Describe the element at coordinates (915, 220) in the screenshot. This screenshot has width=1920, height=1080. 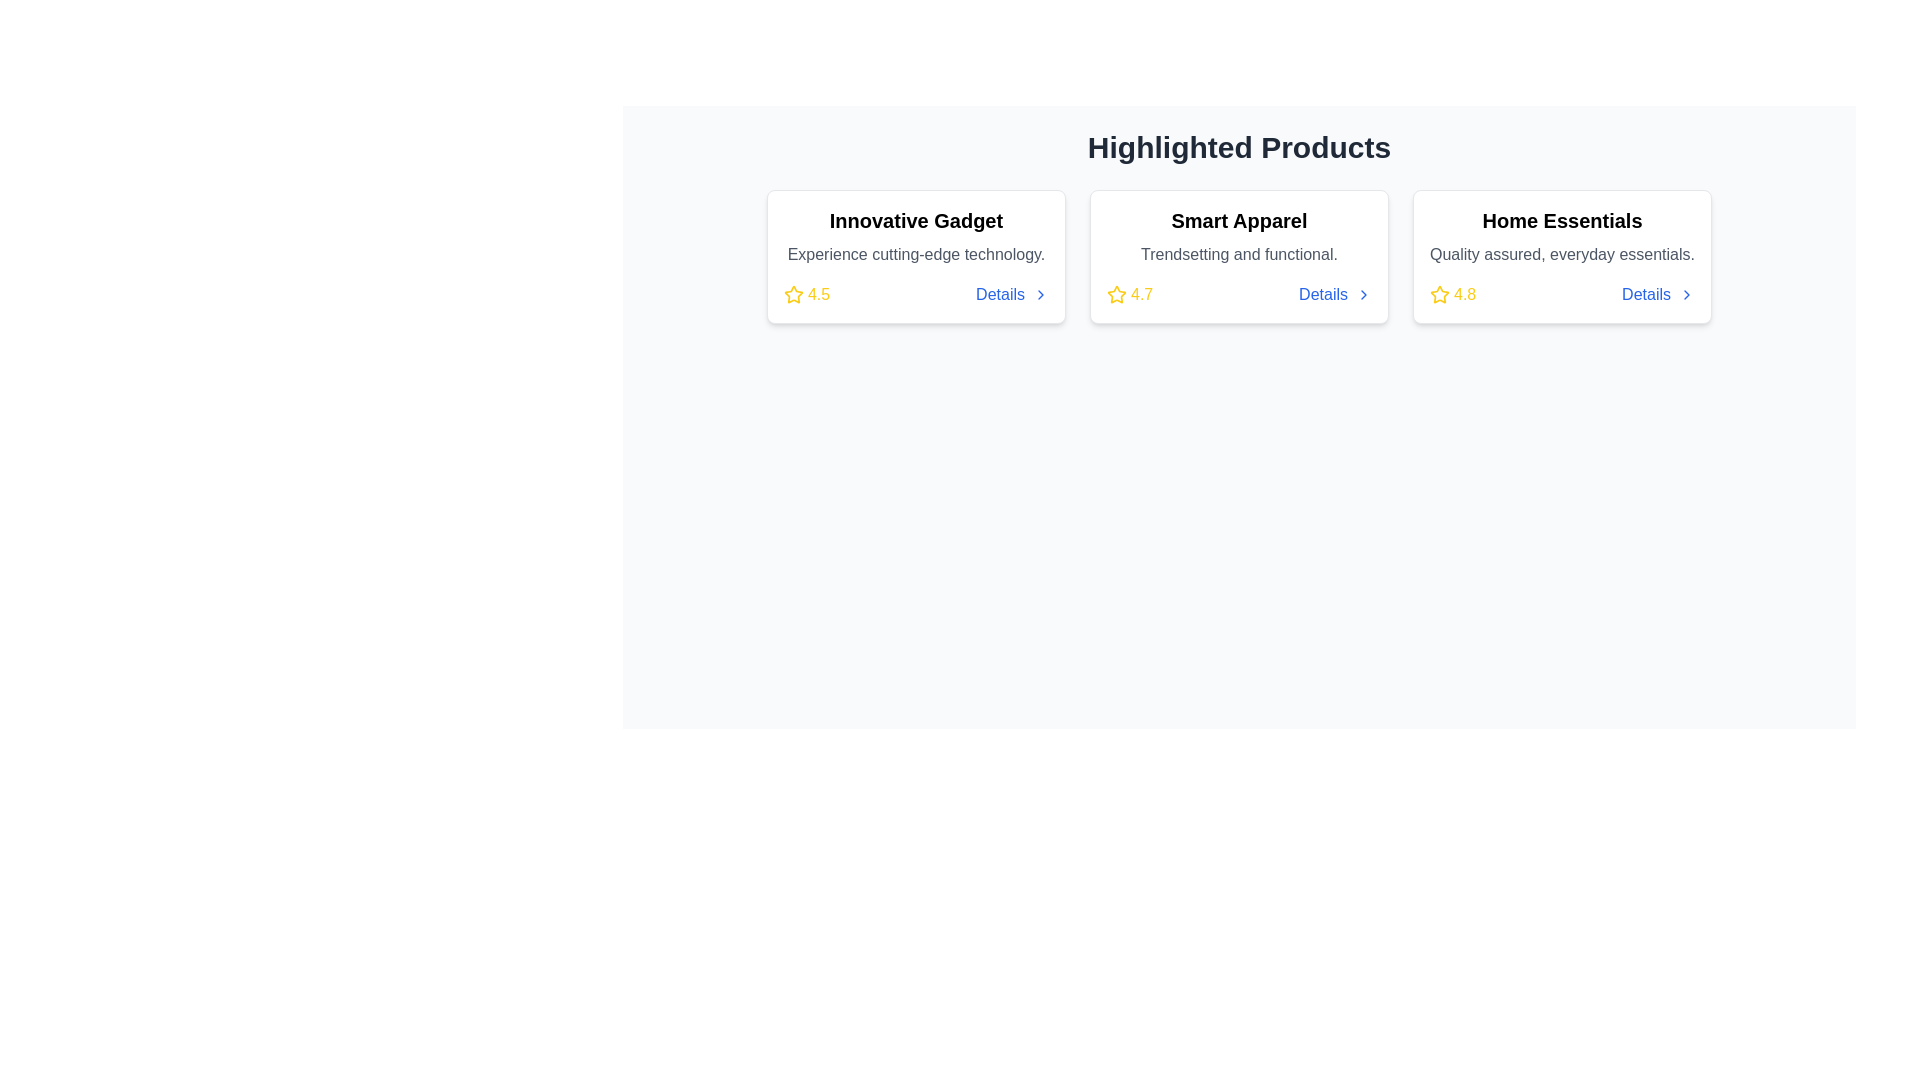
I see `the Text Label that serves as the title of the product in the first card of the horizontal row` at that location.